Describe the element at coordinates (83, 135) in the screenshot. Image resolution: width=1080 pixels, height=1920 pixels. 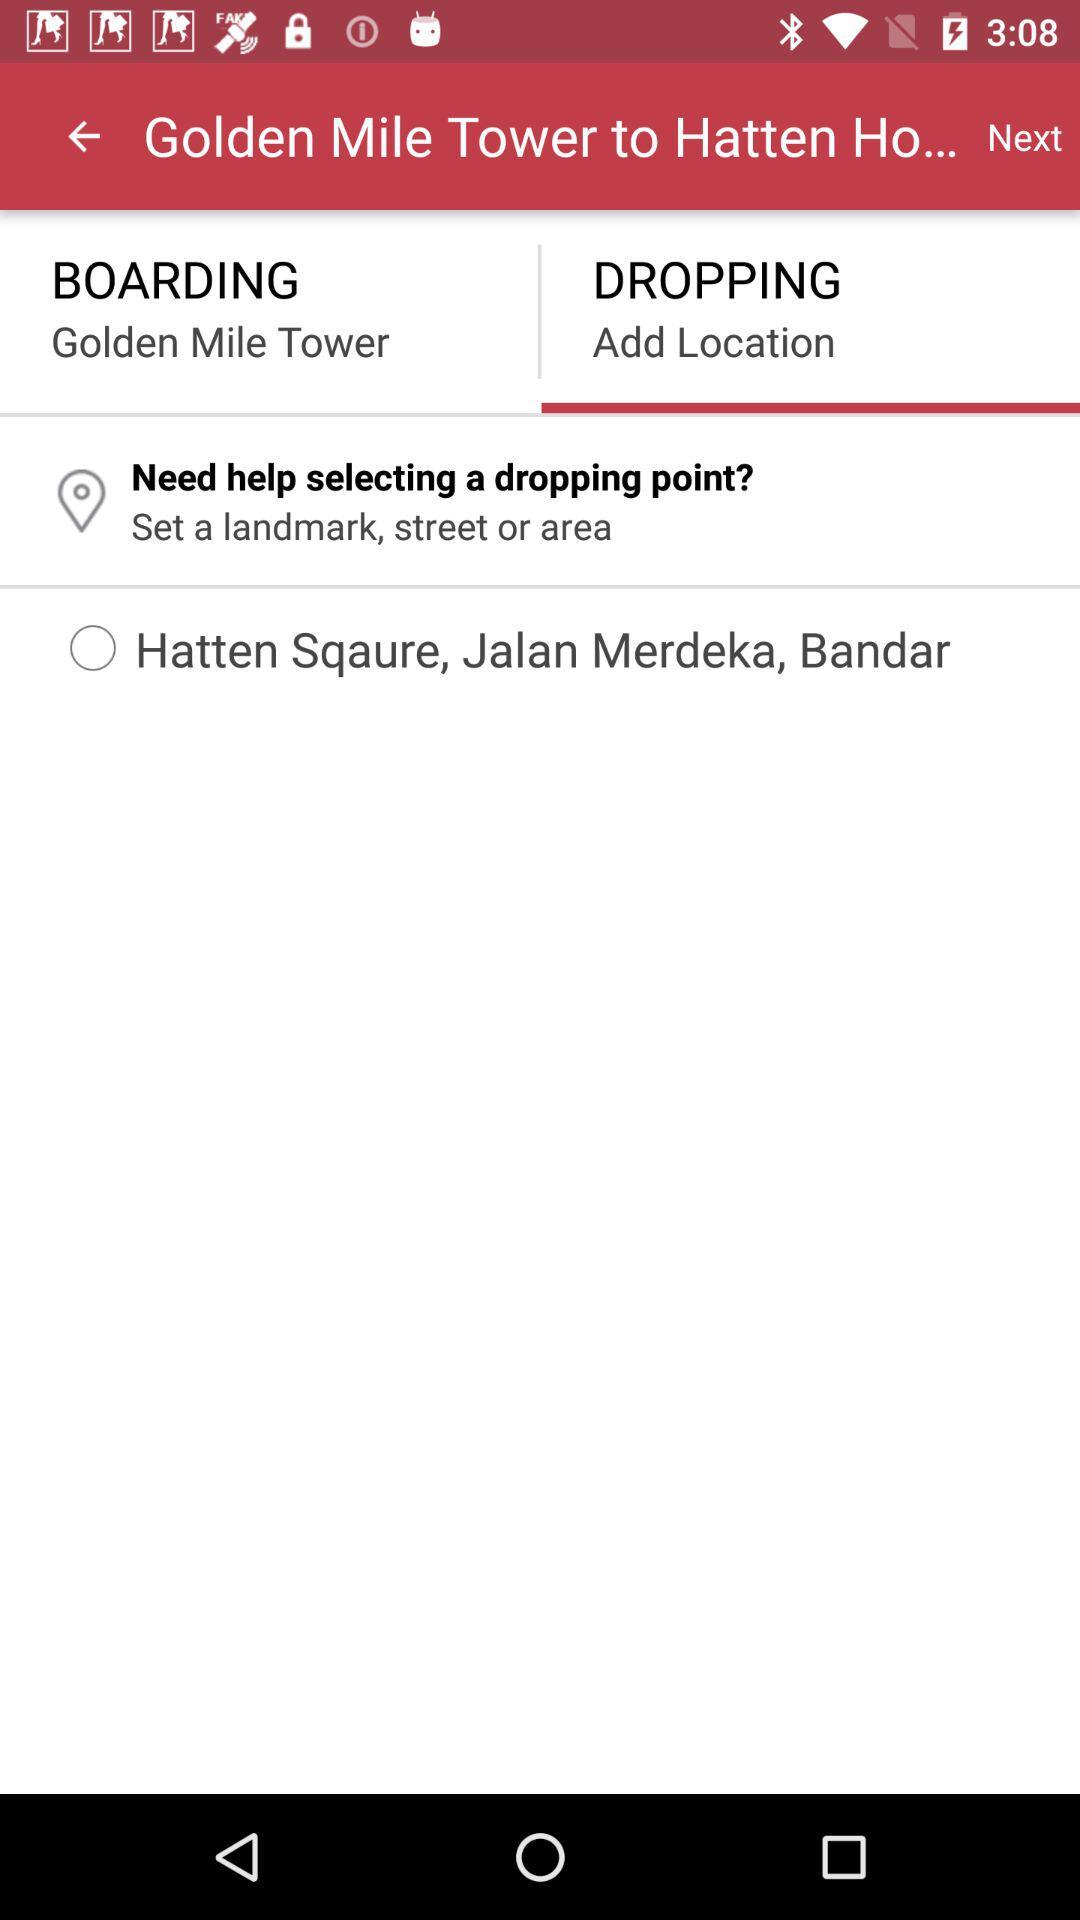
I see `item next to the golden mile tower icon` at that location.